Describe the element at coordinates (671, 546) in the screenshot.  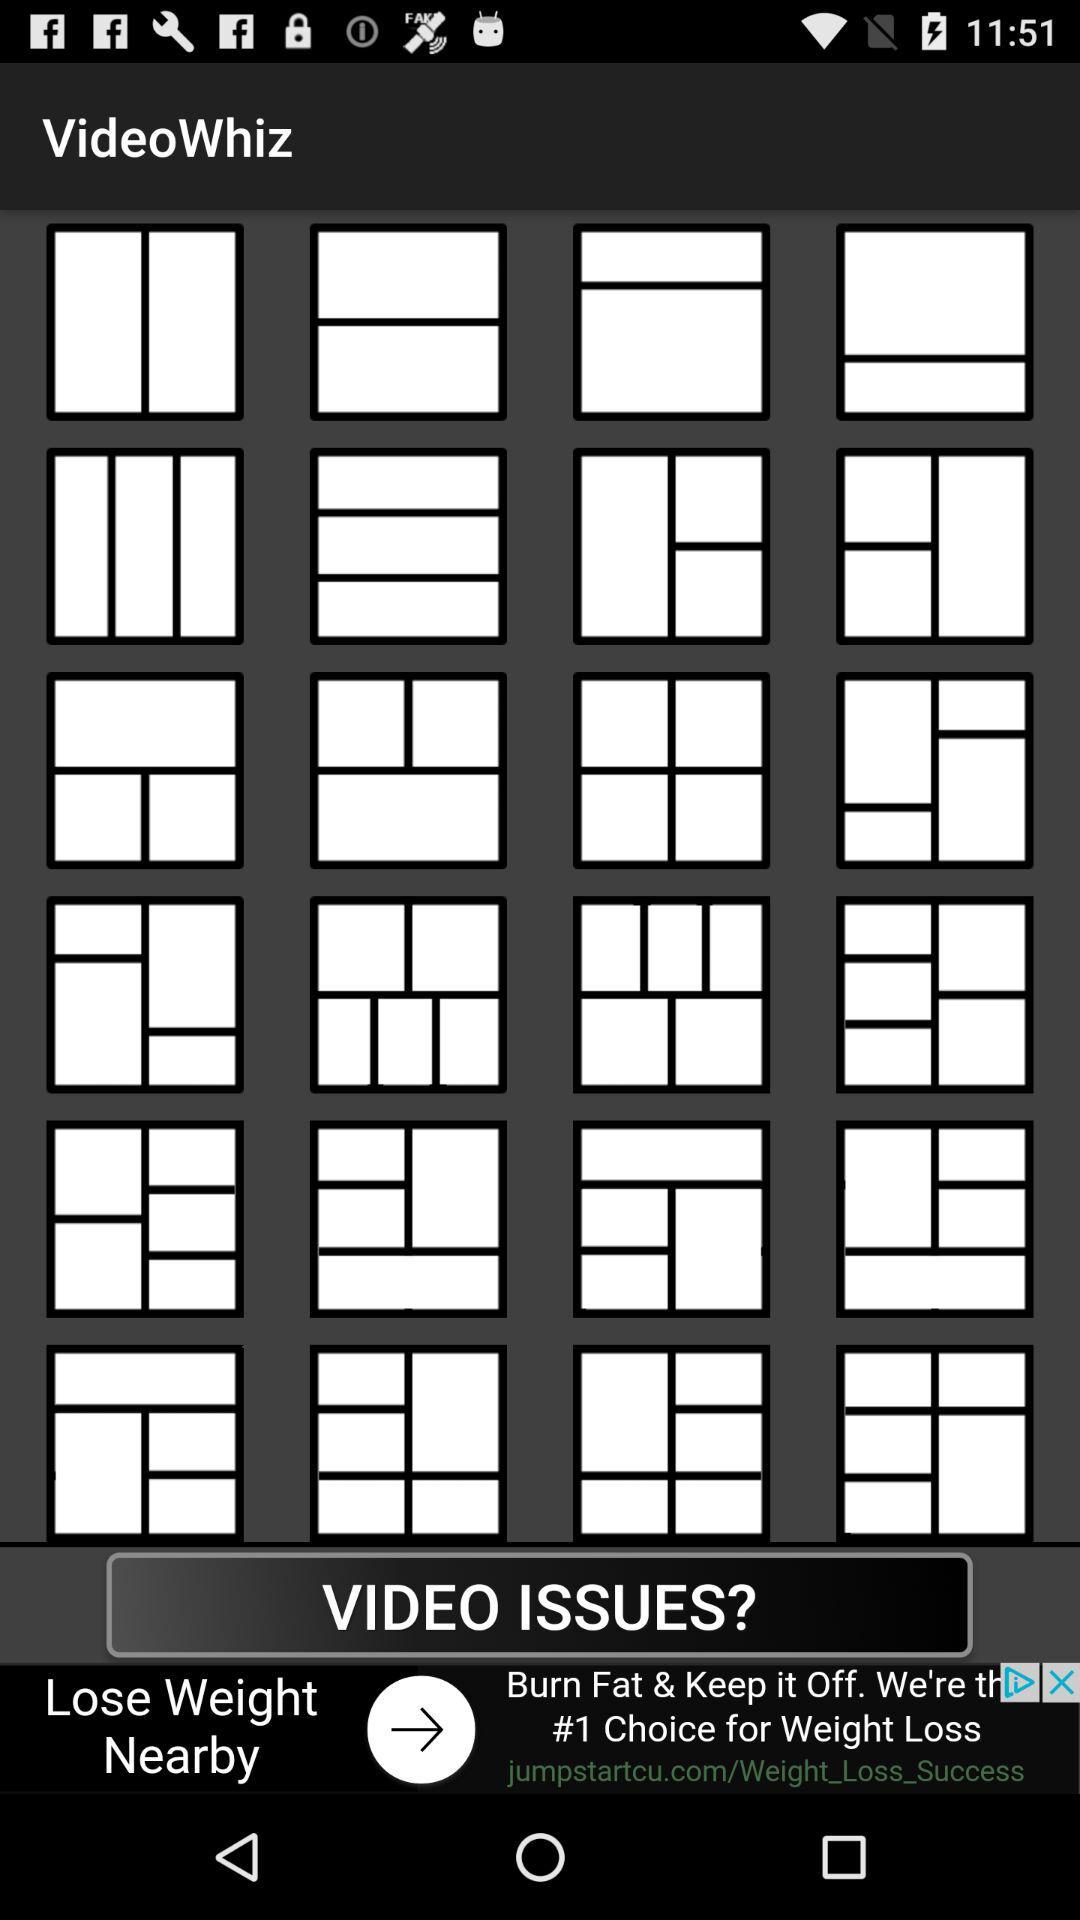
I see `model of grid` at that location.